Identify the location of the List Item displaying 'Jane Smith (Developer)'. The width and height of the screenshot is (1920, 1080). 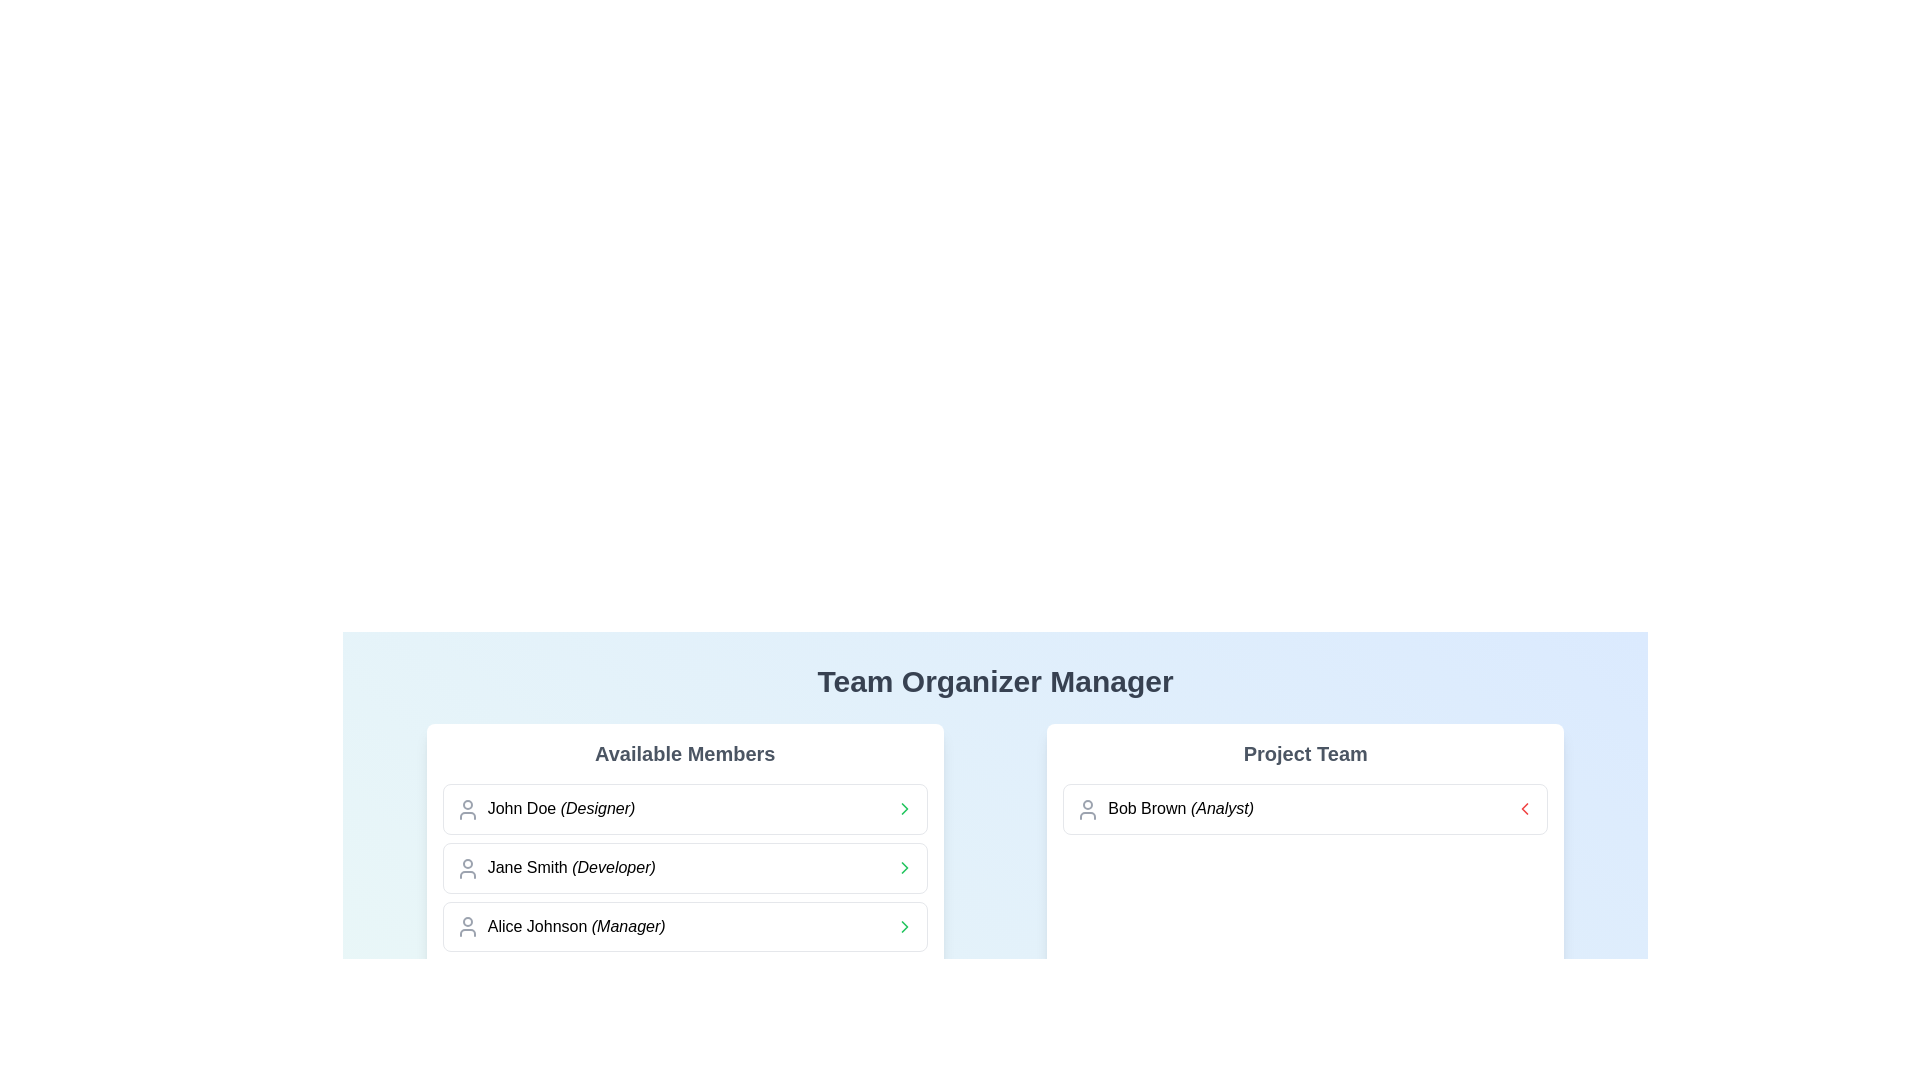
(685, 867).